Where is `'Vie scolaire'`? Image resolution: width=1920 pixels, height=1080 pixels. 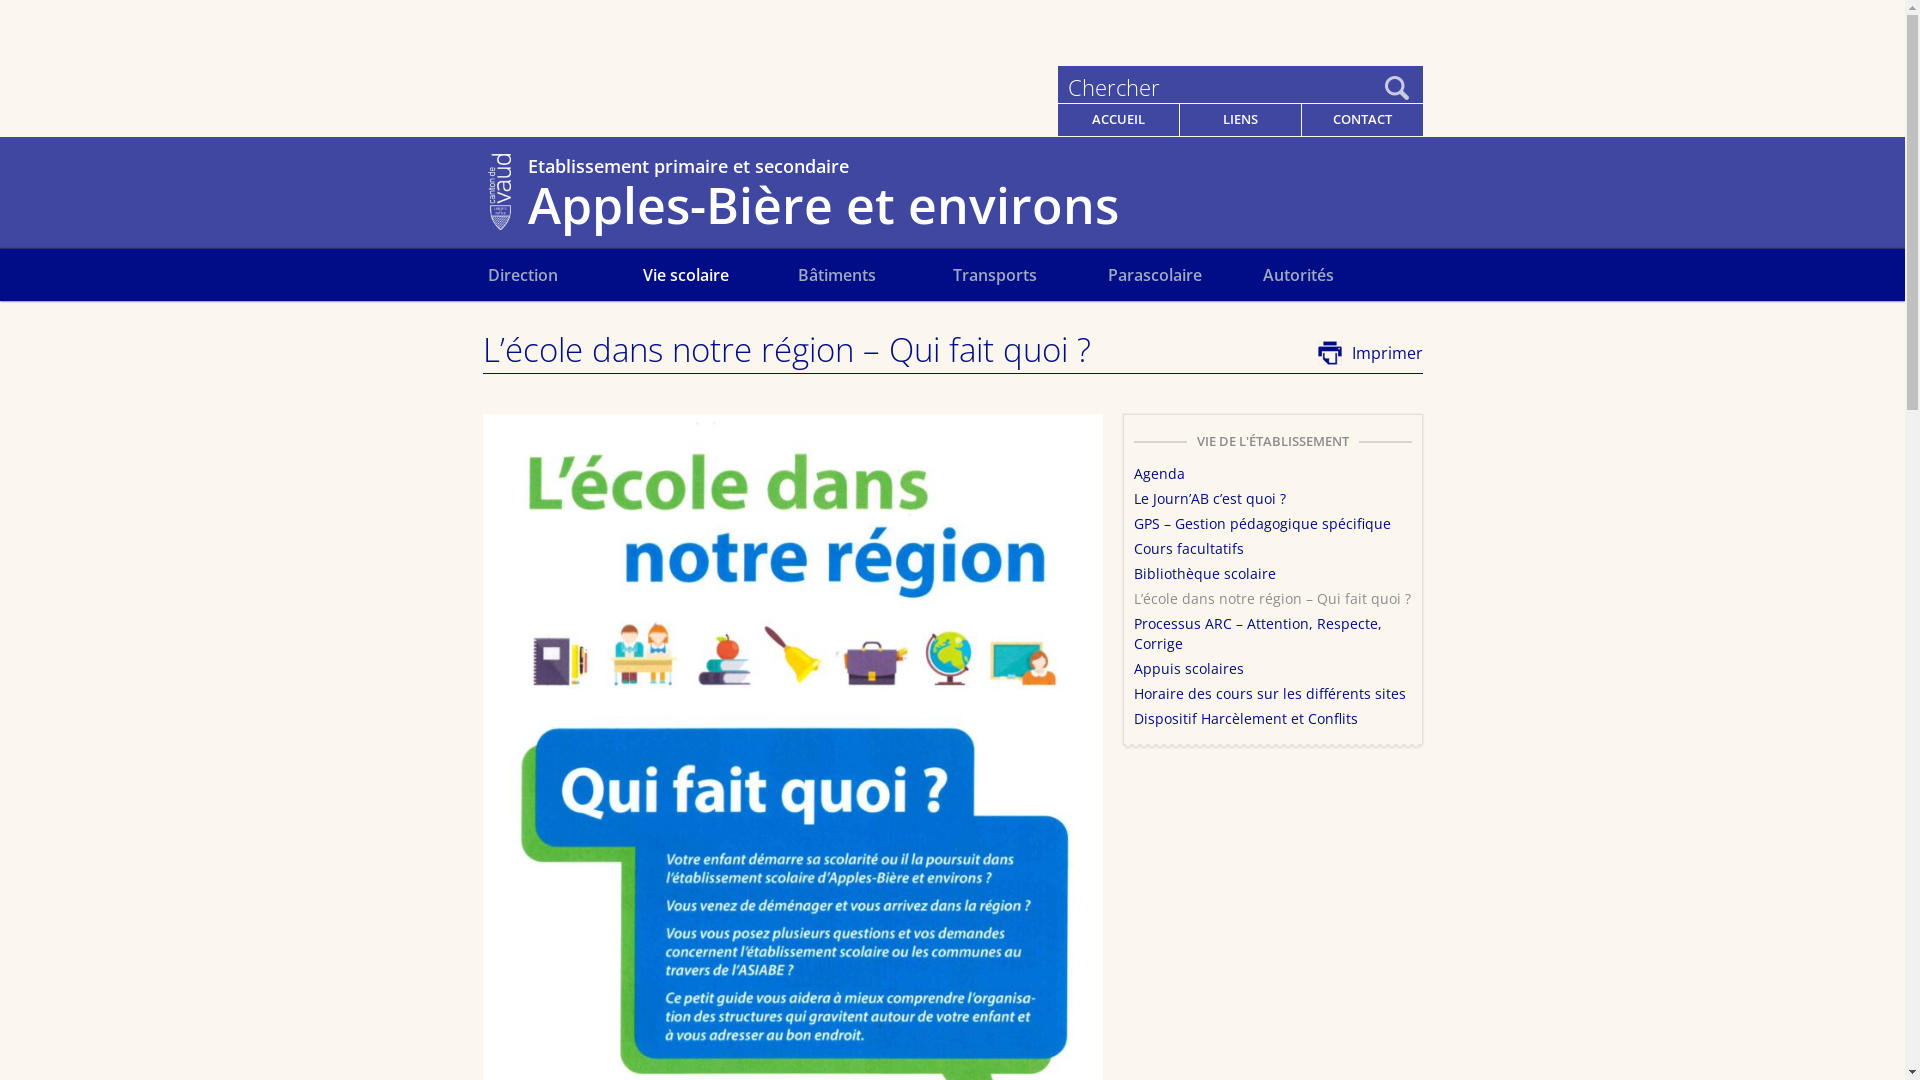 'Vie scolaire' is located at coordinates (719, 274).